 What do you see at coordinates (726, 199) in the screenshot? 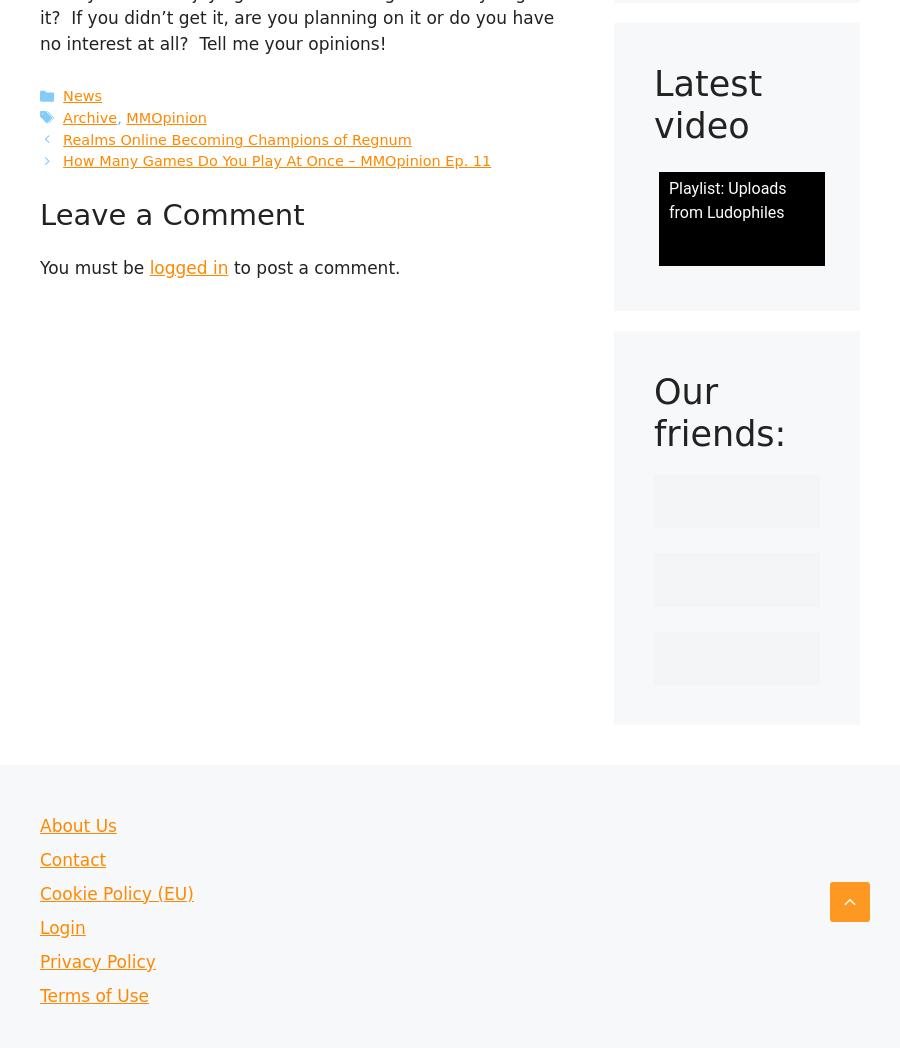
I see `'Playlist: Uploads from Ludophiles'` at bounding box center [726, 199].